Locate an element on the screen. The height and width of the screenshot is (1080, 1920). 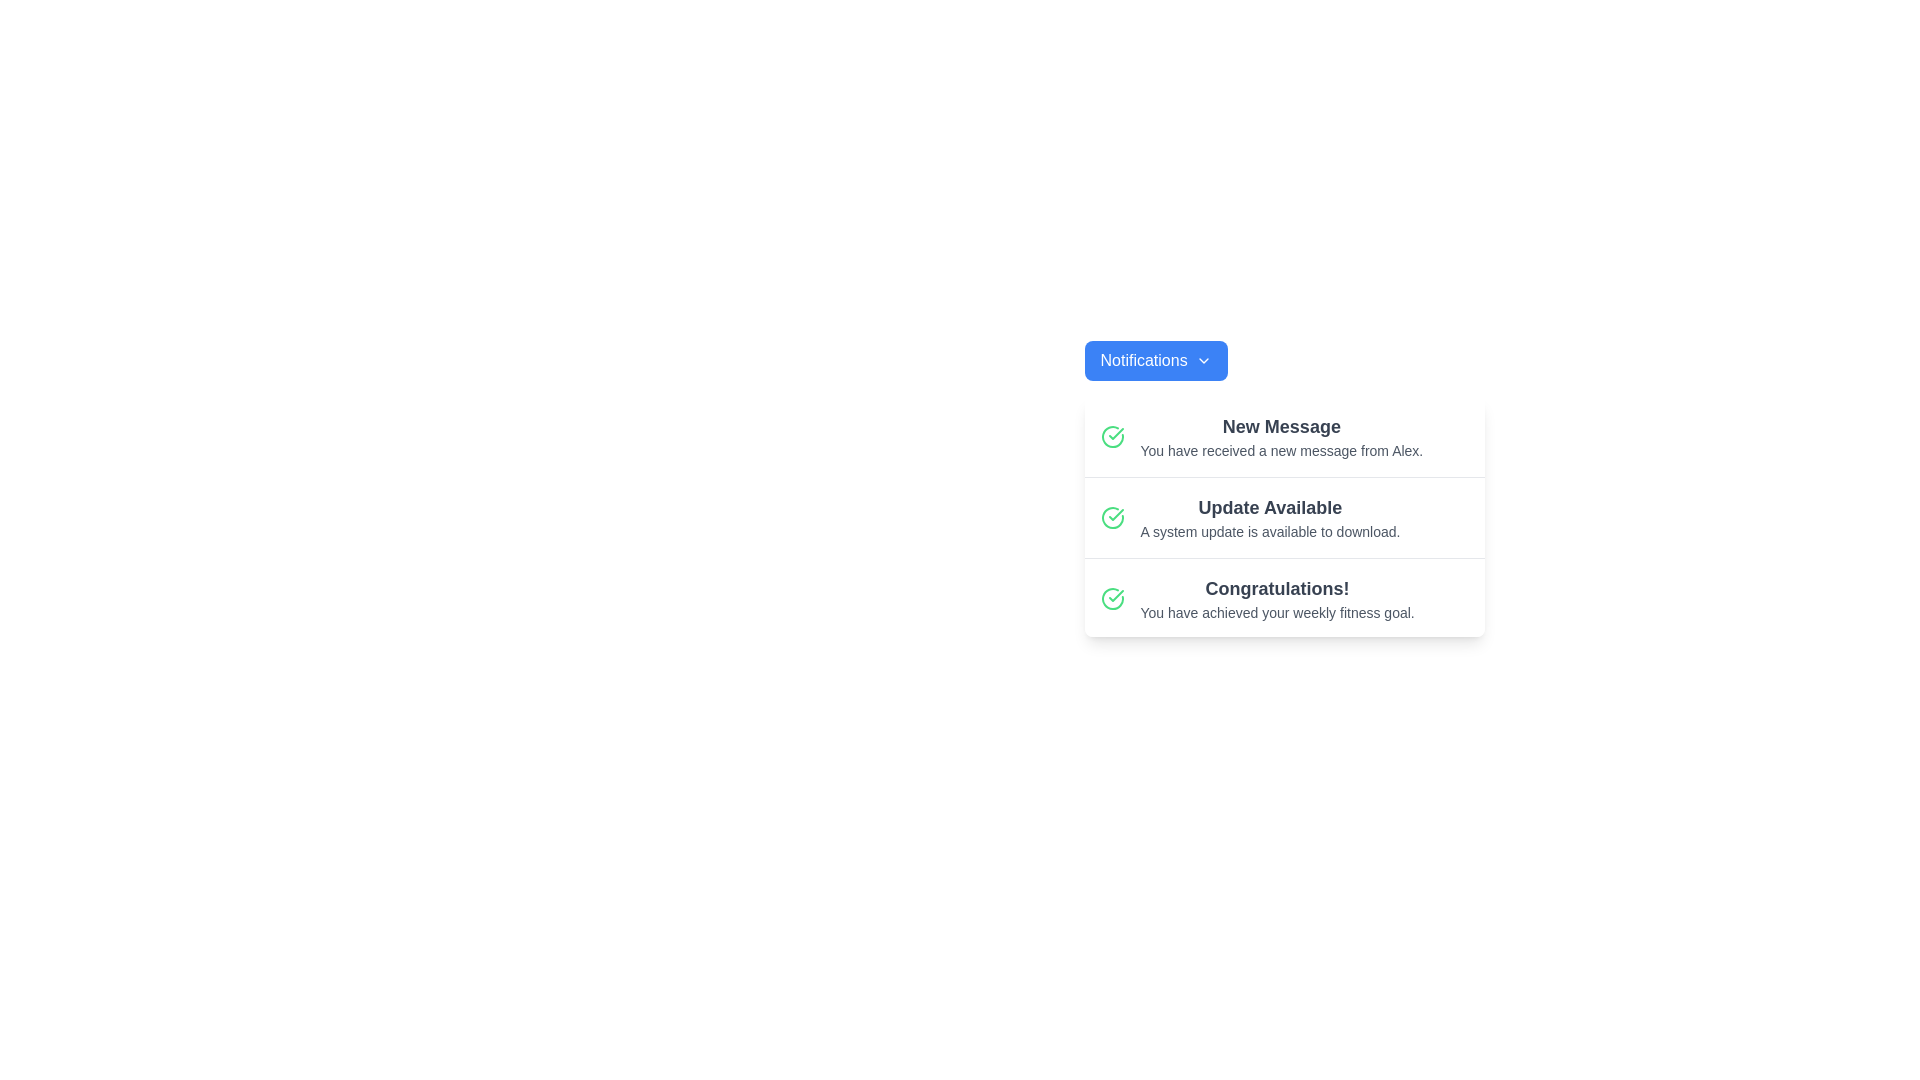
the positive status icon located at the top-left of a notification list item, indicating successful completion of a task is located at coordinates (1115, 514).